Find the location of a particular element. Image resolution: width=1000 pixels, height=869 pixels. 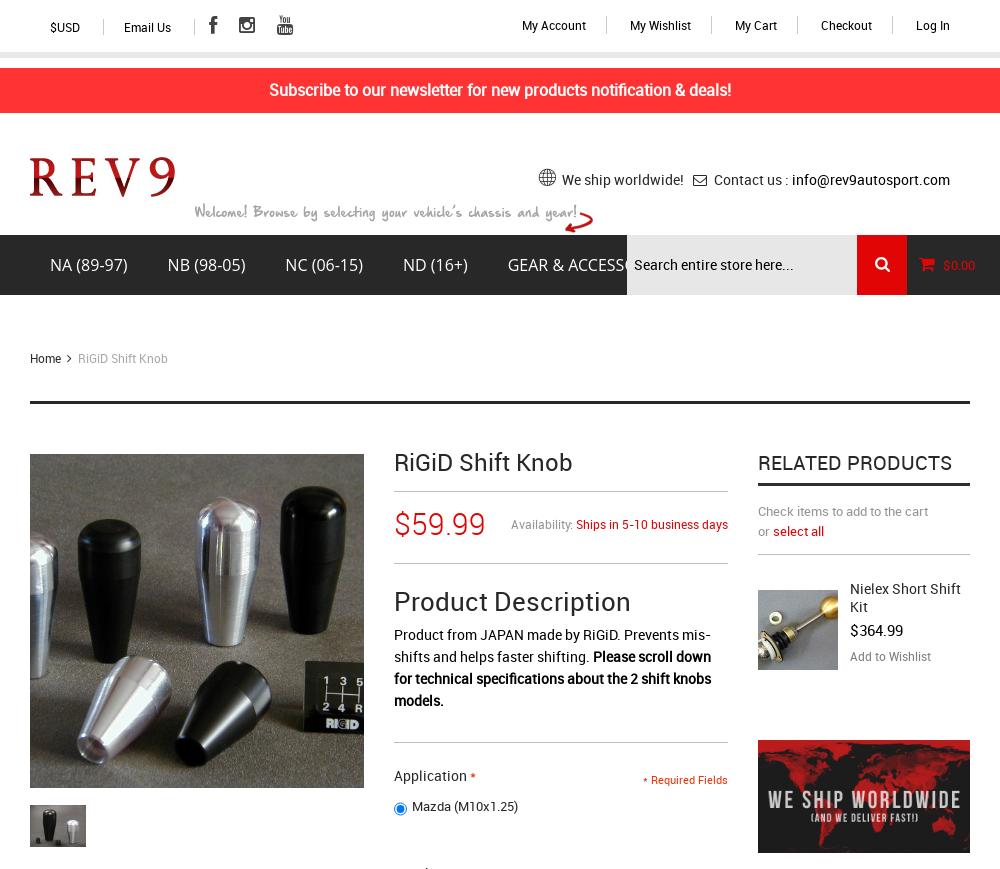

'select all' is located at coordinates (797, 530).